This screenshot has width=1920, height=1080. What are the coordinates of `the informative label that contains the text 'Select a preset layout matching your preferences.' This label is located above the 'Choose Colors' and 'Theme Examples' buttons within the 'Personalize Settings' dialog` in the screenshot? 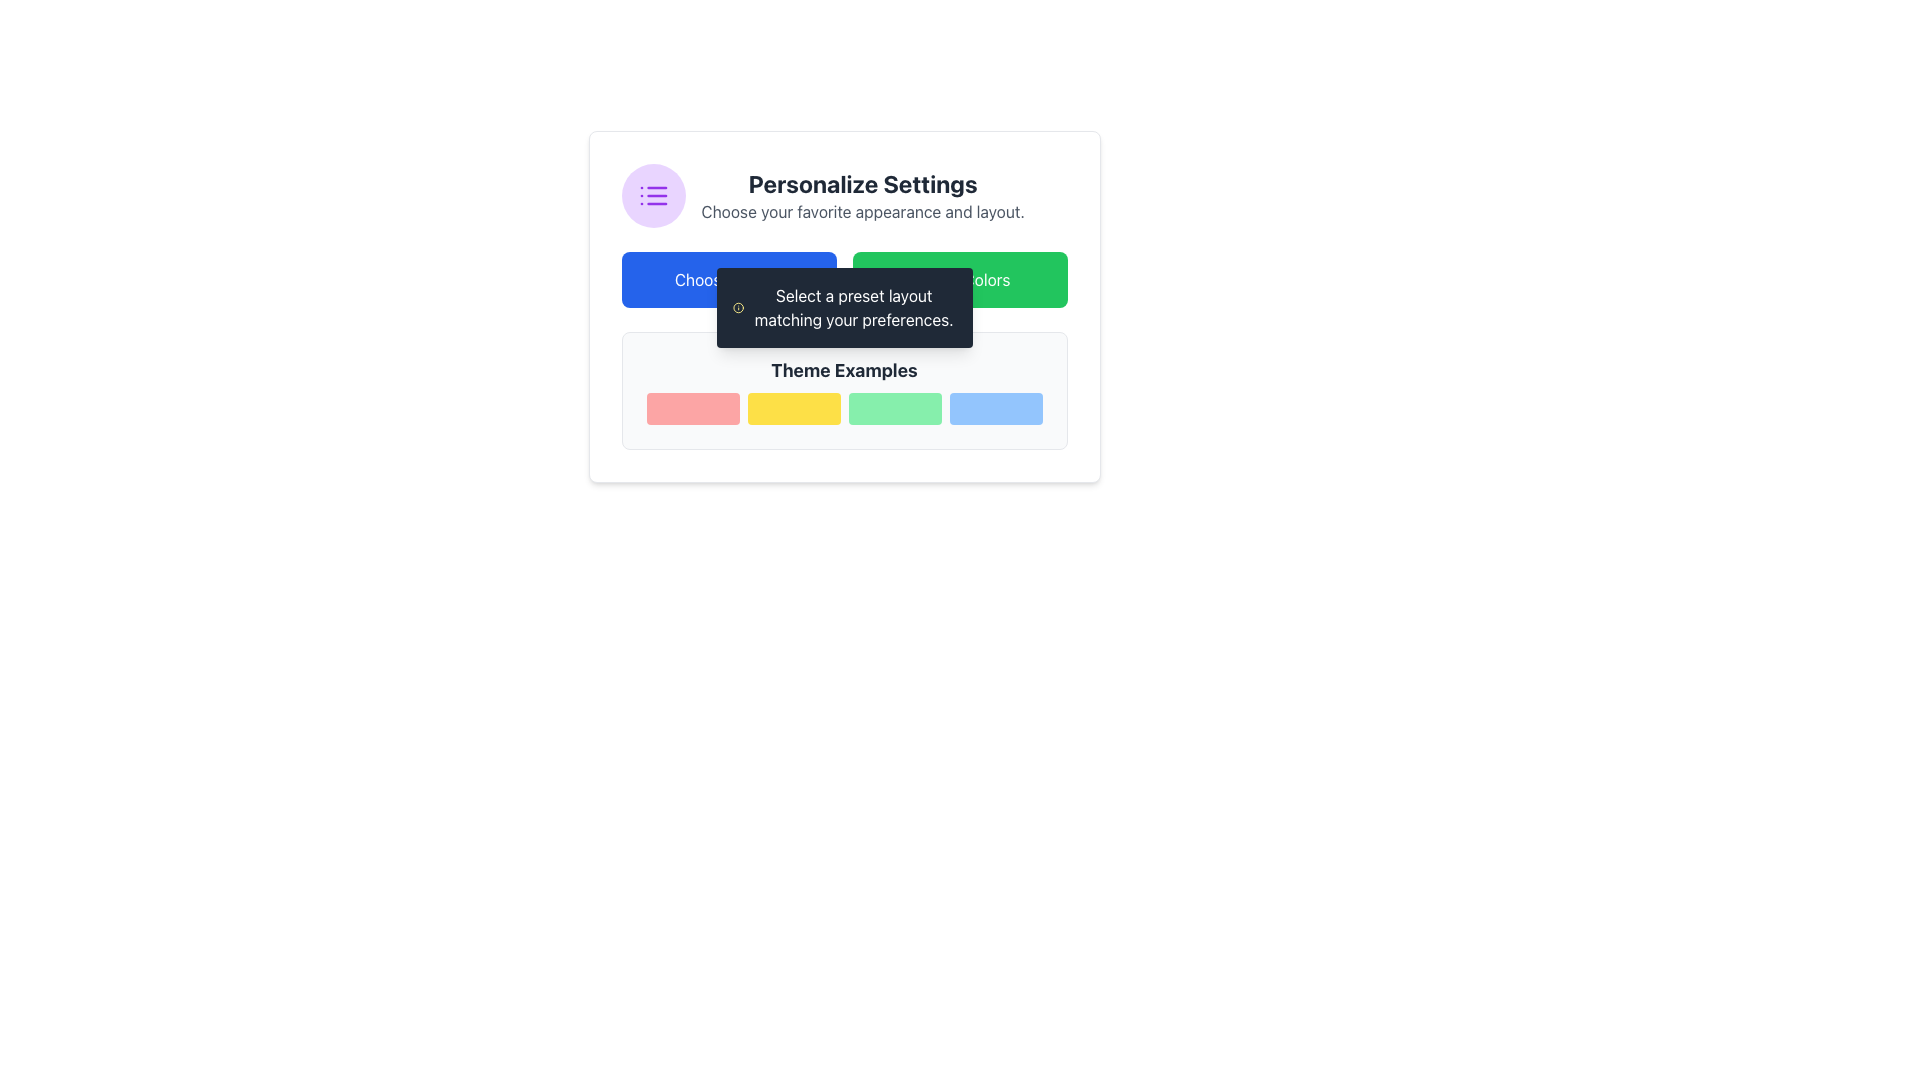 It's located at (854, 308).